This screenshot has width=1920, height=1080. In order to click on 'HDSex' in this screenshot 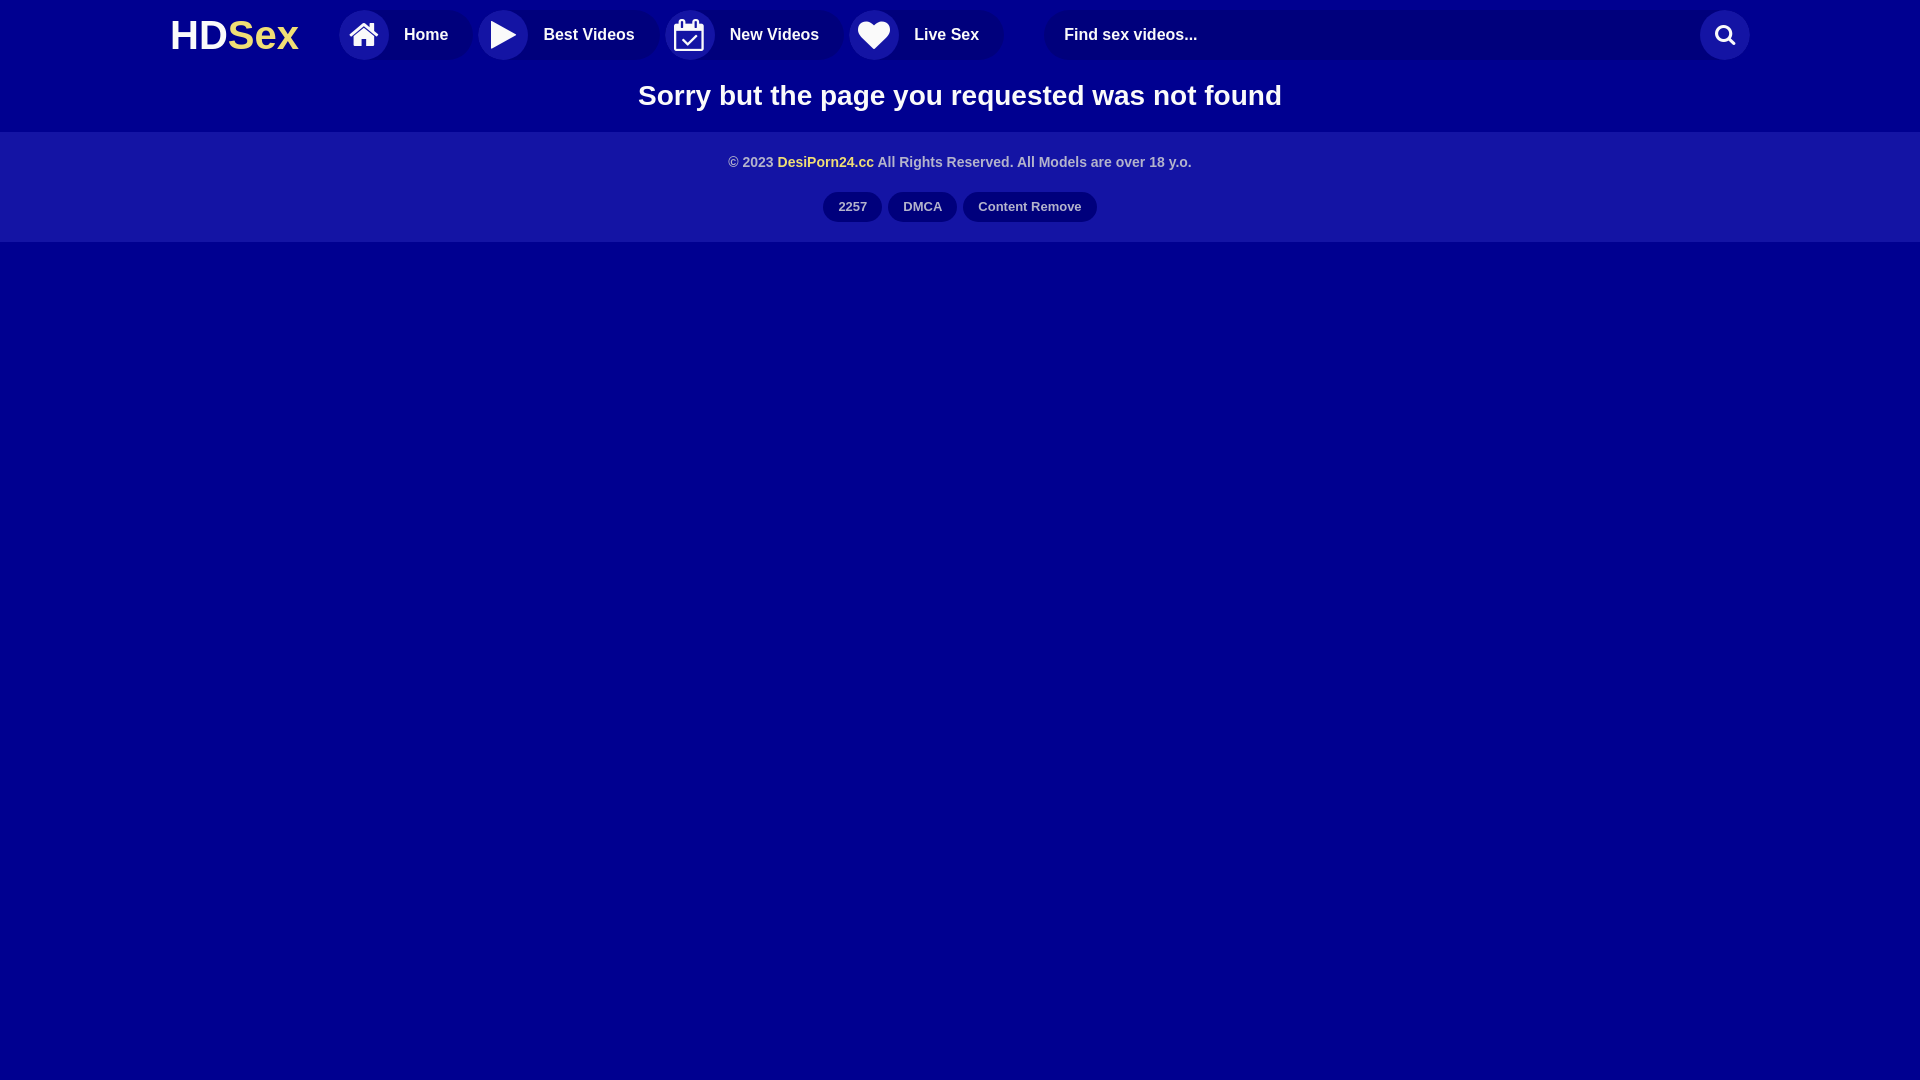, I will do `click(234, 34)`.